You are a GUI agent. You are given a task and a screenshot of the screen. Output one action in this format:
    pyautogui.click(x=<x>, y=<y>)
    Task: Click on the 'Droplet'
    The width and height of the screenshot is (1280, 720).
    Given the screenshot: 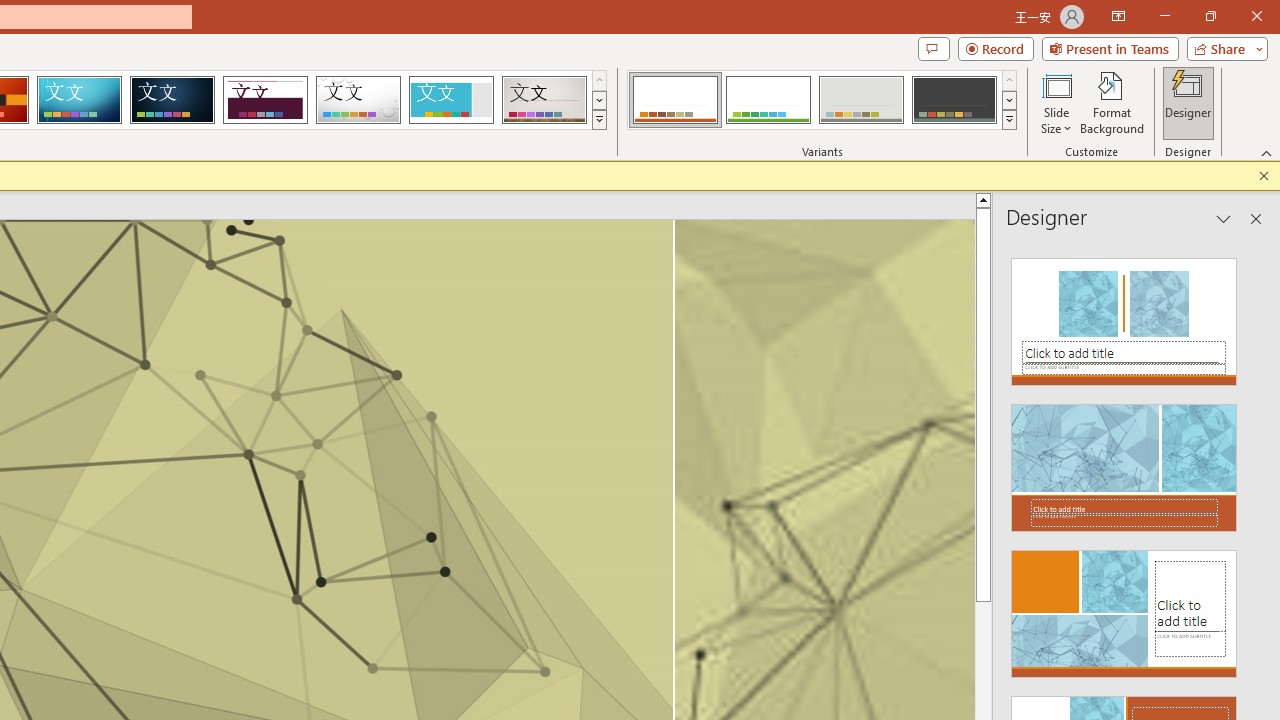 What is the action you would take?
    pyautogui.click(x=358, y=100)
    